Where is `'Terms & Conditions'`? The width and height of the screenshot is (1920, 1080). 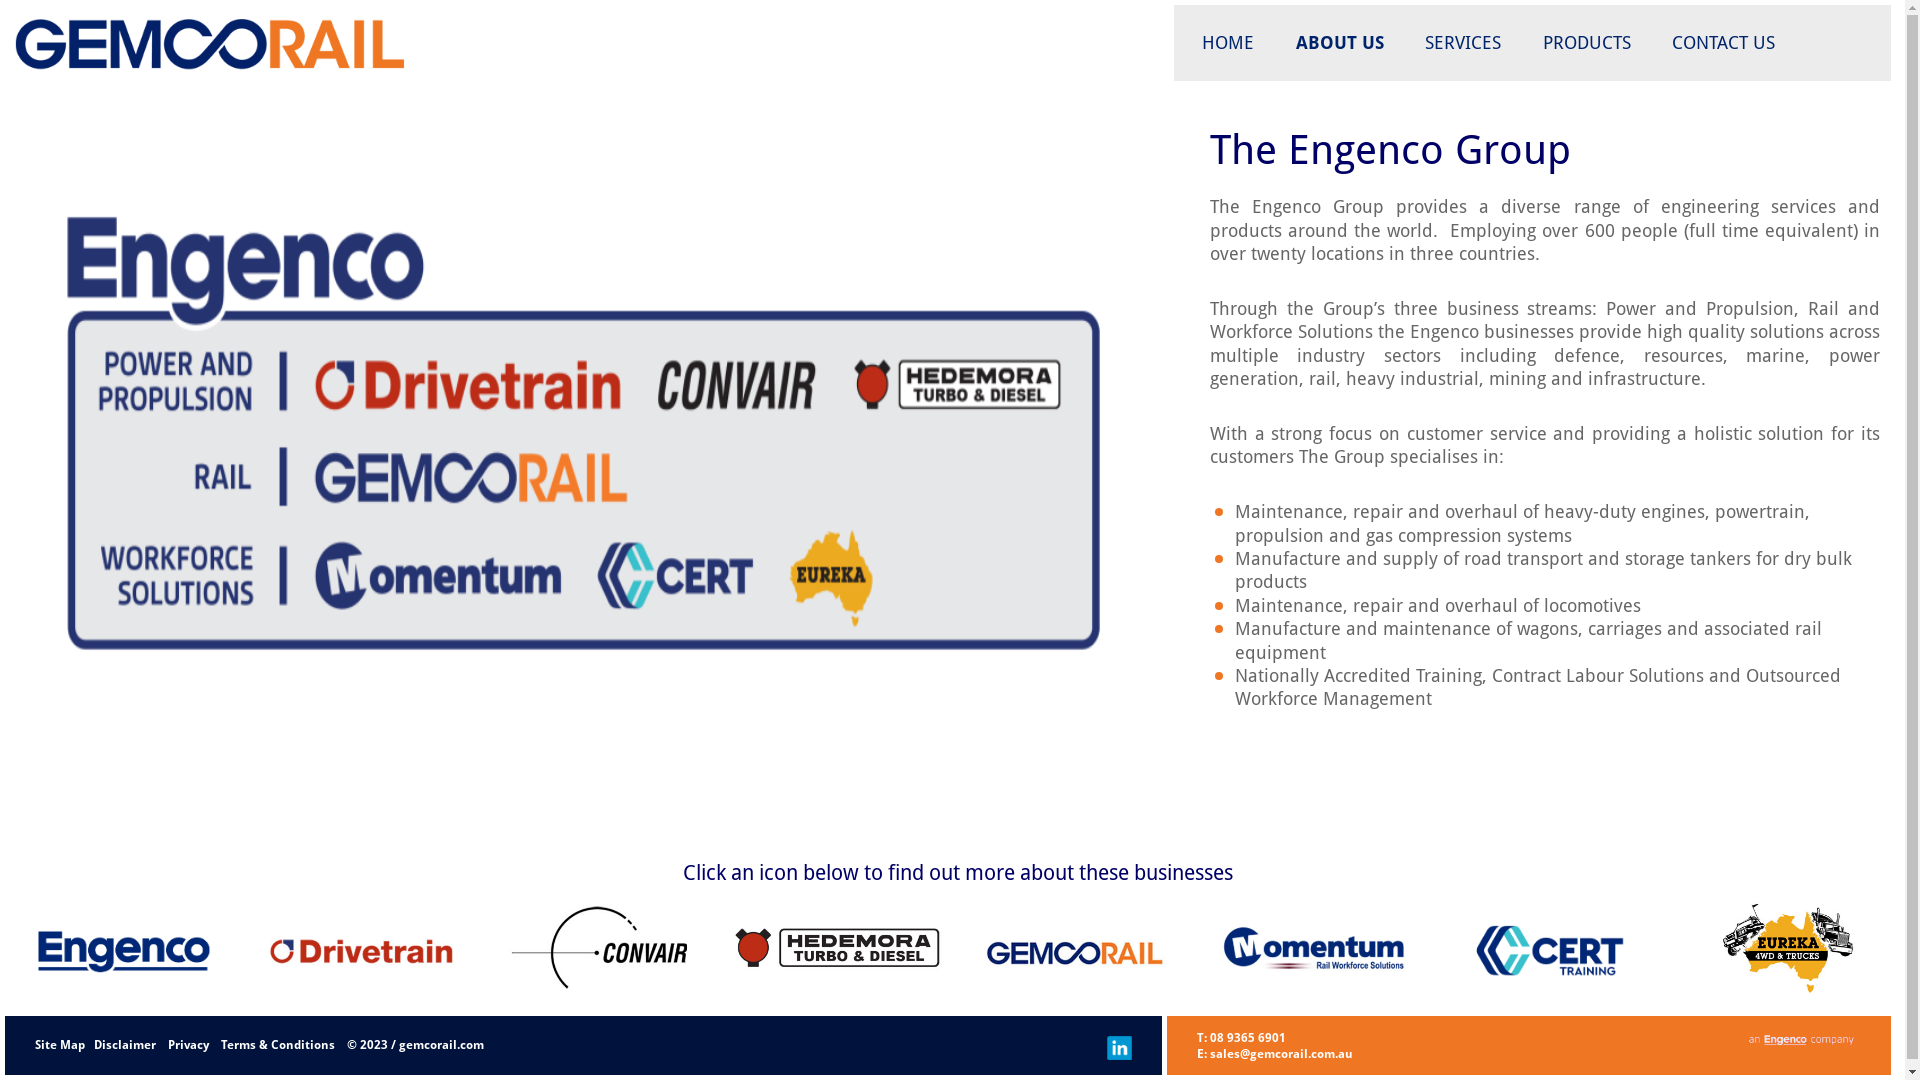
'Terms & Conditions' is located at coordinates (278, 1044).